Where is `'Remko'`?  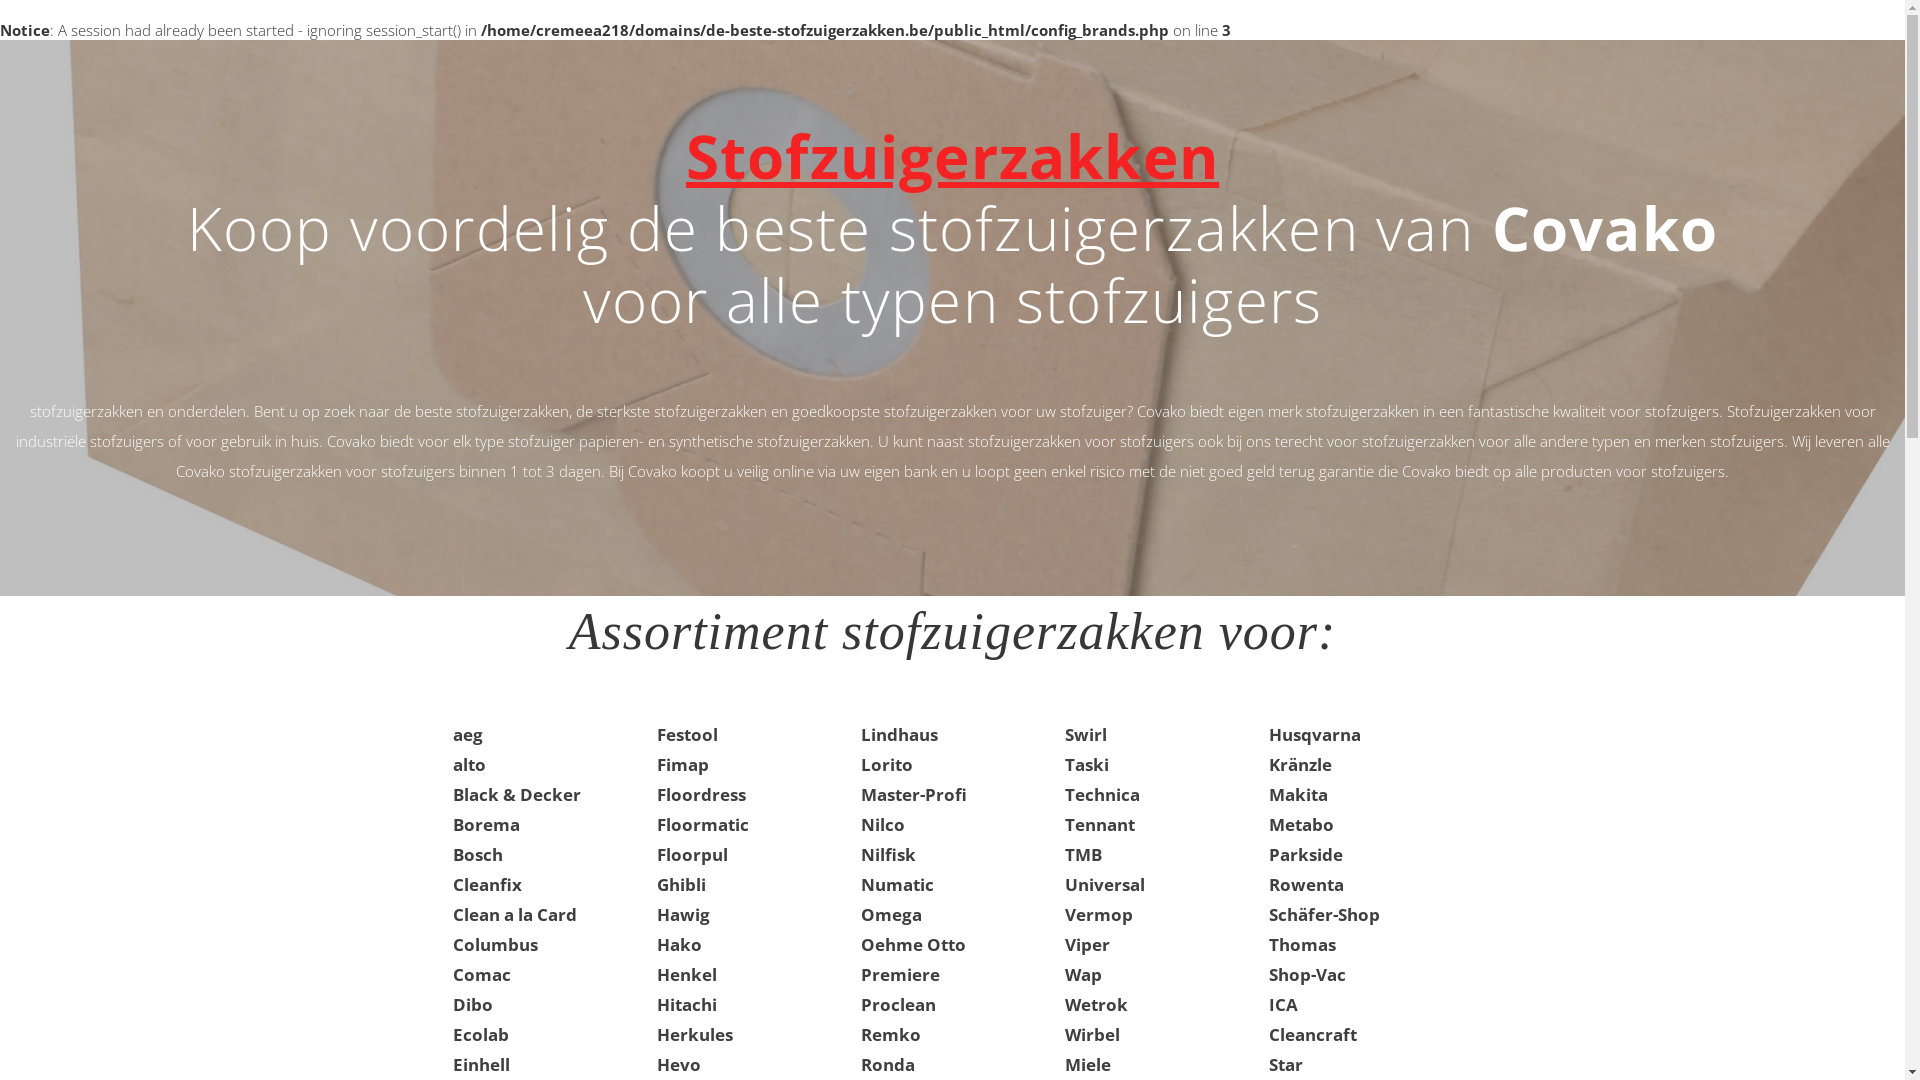 'Remko' is located at coordinates (888, 1034).